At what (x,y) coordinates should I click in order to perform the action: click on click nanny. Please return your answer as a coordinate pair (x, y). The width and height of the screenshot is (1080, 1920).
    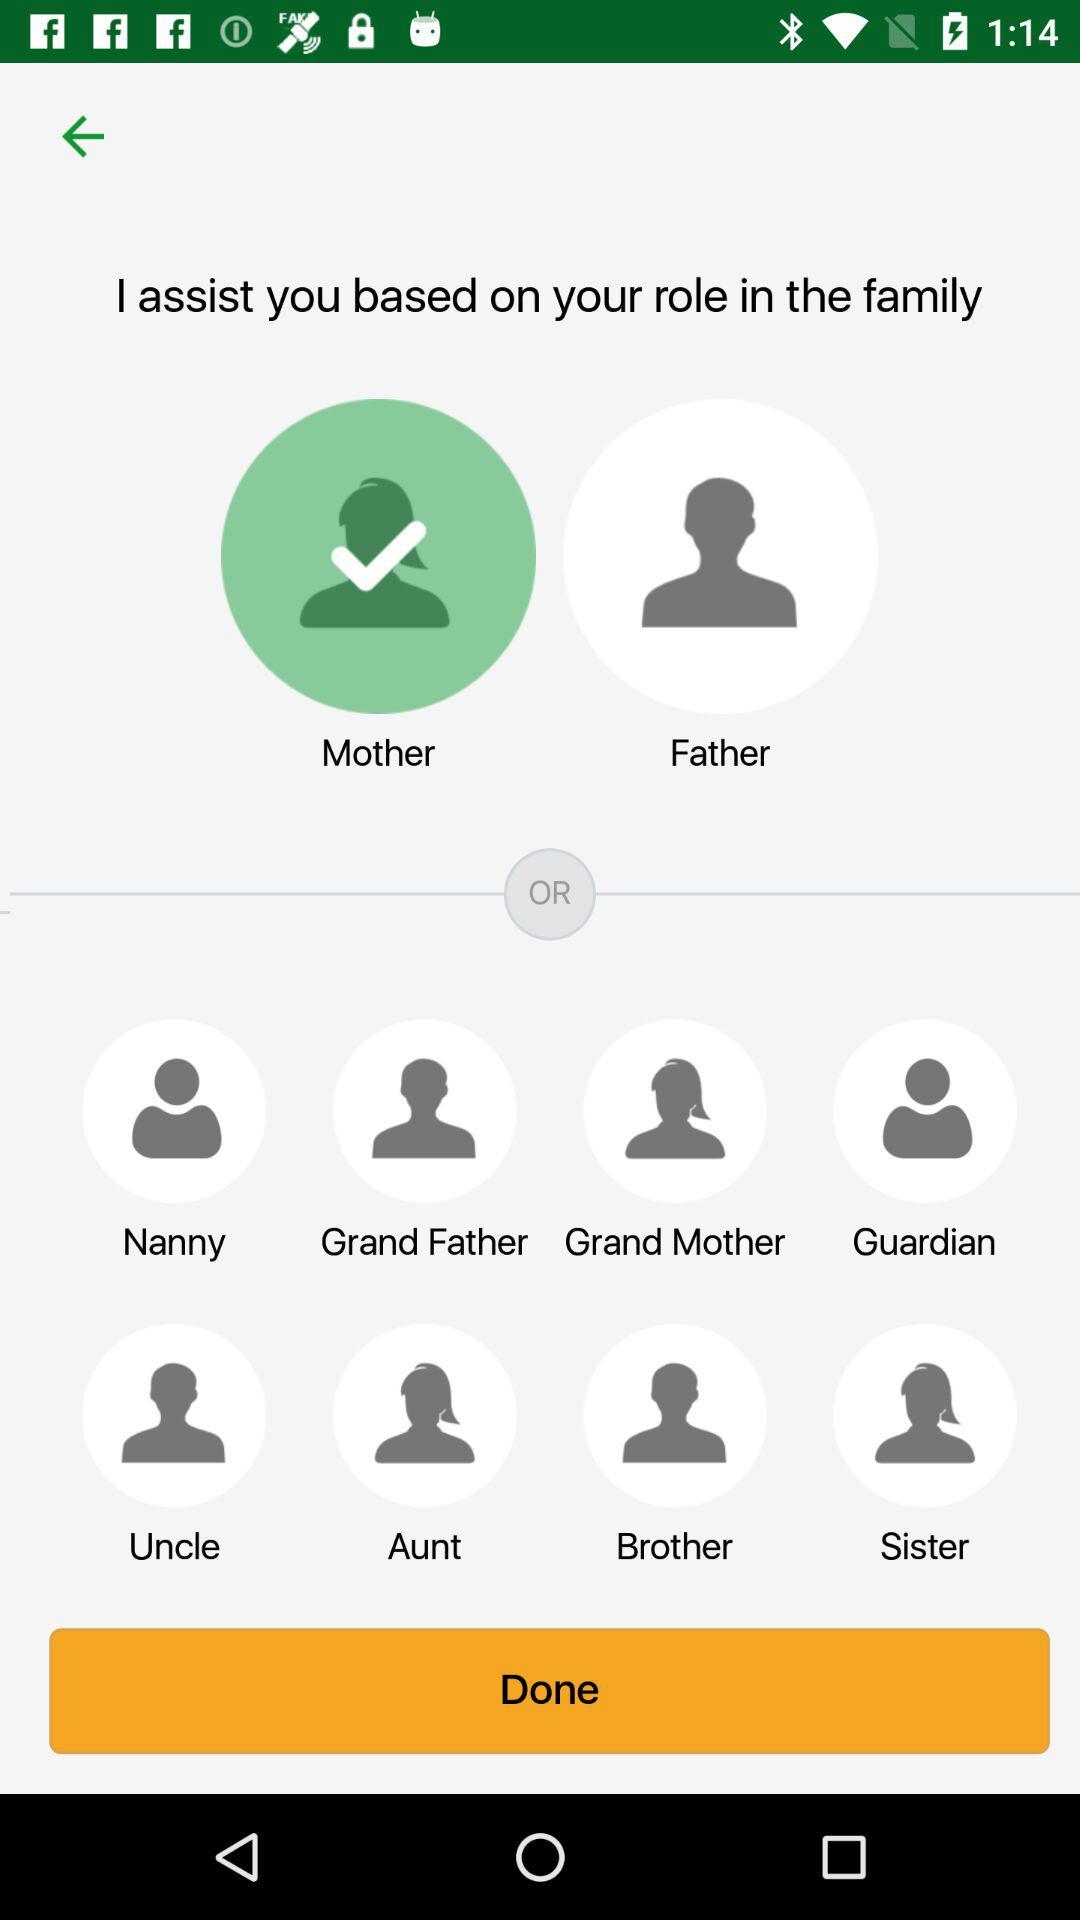
    Looking at the image, I should click on (163, 1110).